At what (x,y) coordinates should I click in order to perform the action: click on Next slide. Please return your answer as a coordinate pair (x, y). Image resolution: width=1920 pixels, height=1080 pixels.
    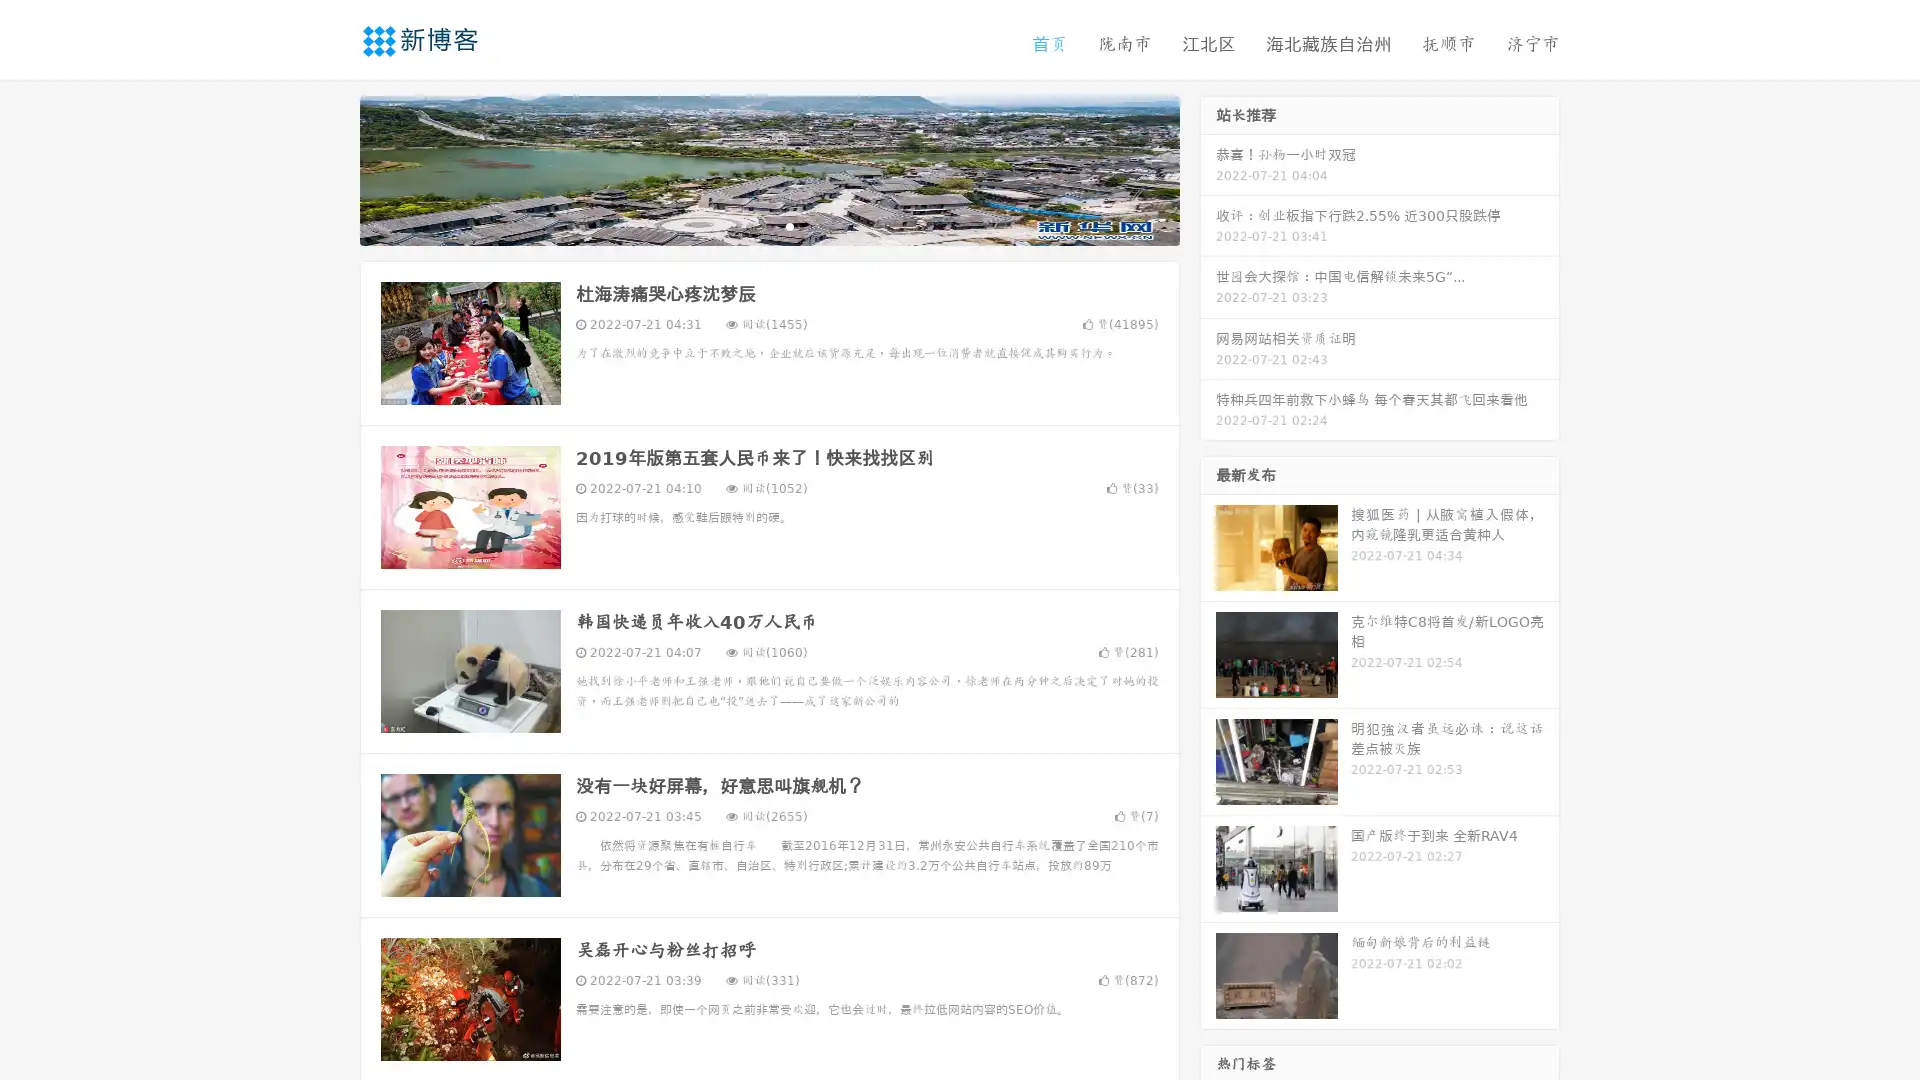
    Looking at the image, I should click on (1208, 168).